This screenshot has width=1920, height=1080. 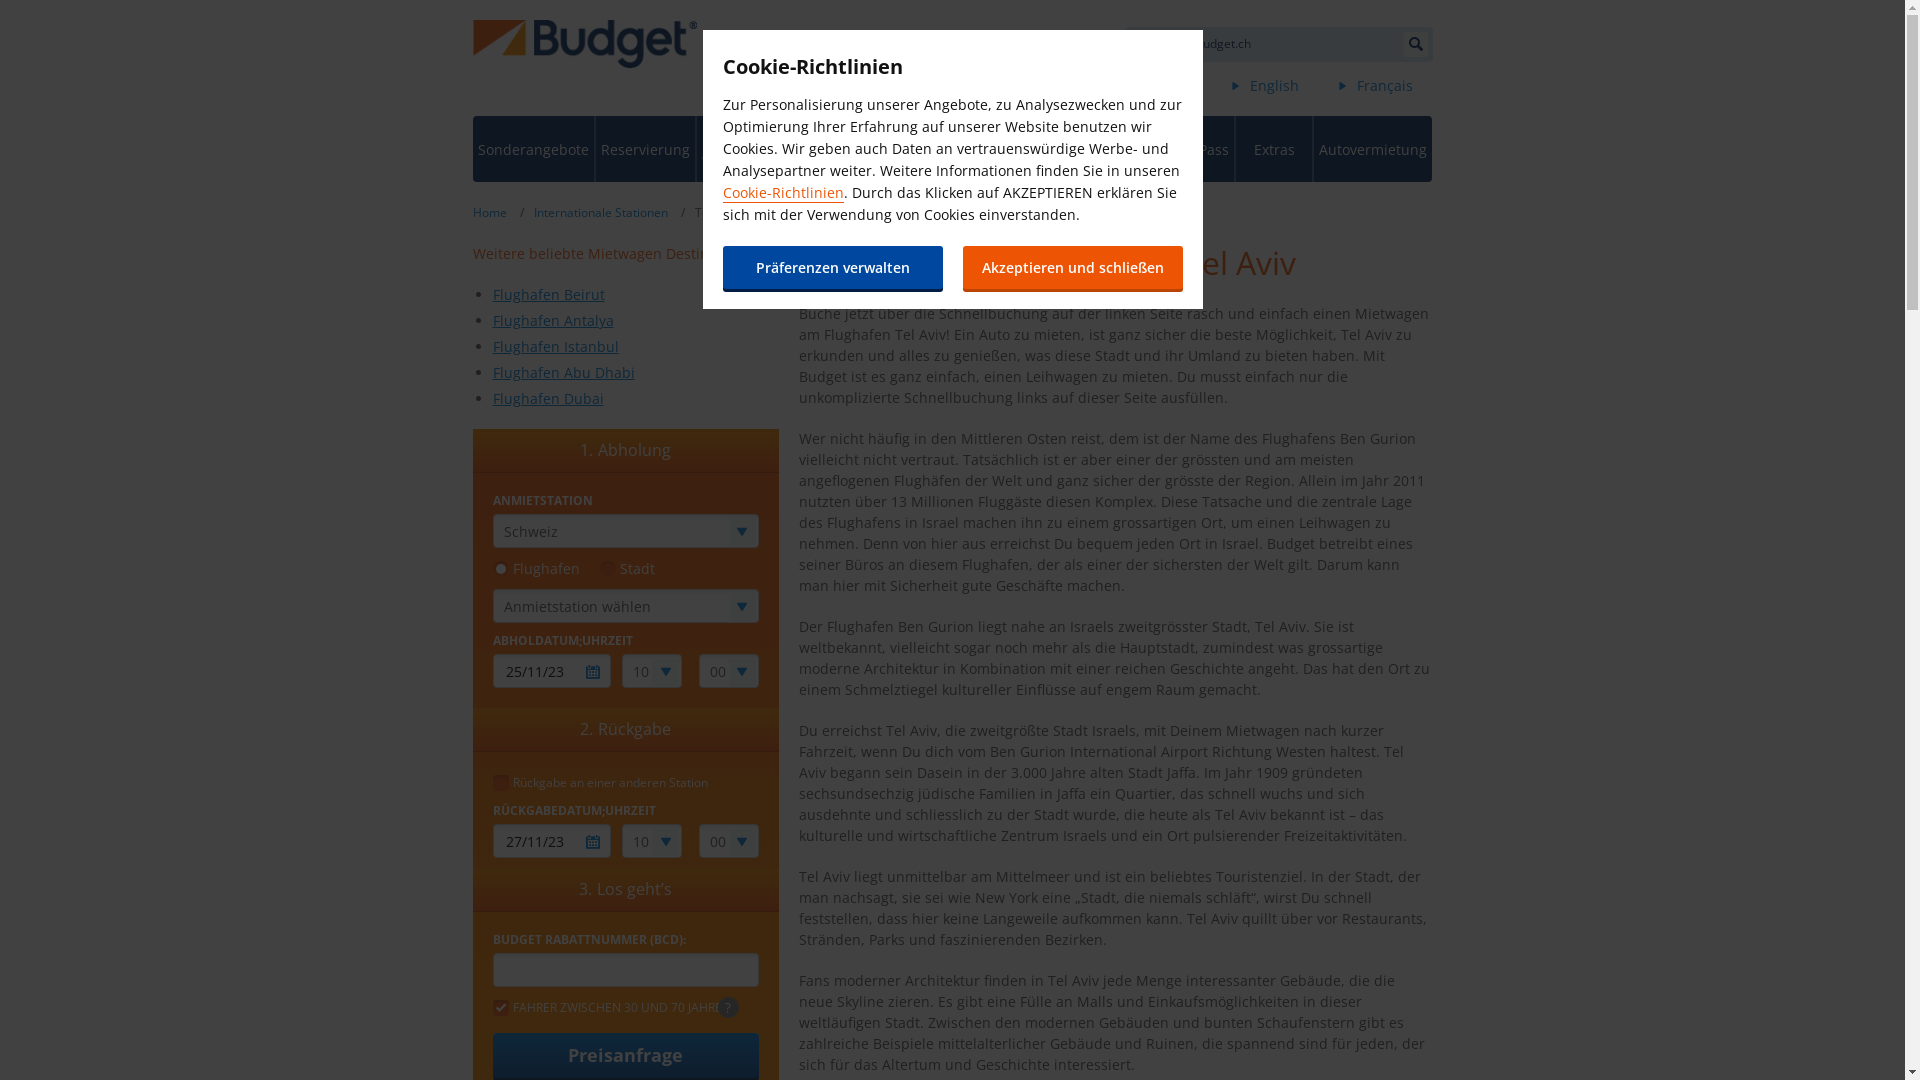 What do you see at coordinates (720, 192) in the screenshot?
I see `'Cookie-Richtlinien'` at bounding box center [720, 192].